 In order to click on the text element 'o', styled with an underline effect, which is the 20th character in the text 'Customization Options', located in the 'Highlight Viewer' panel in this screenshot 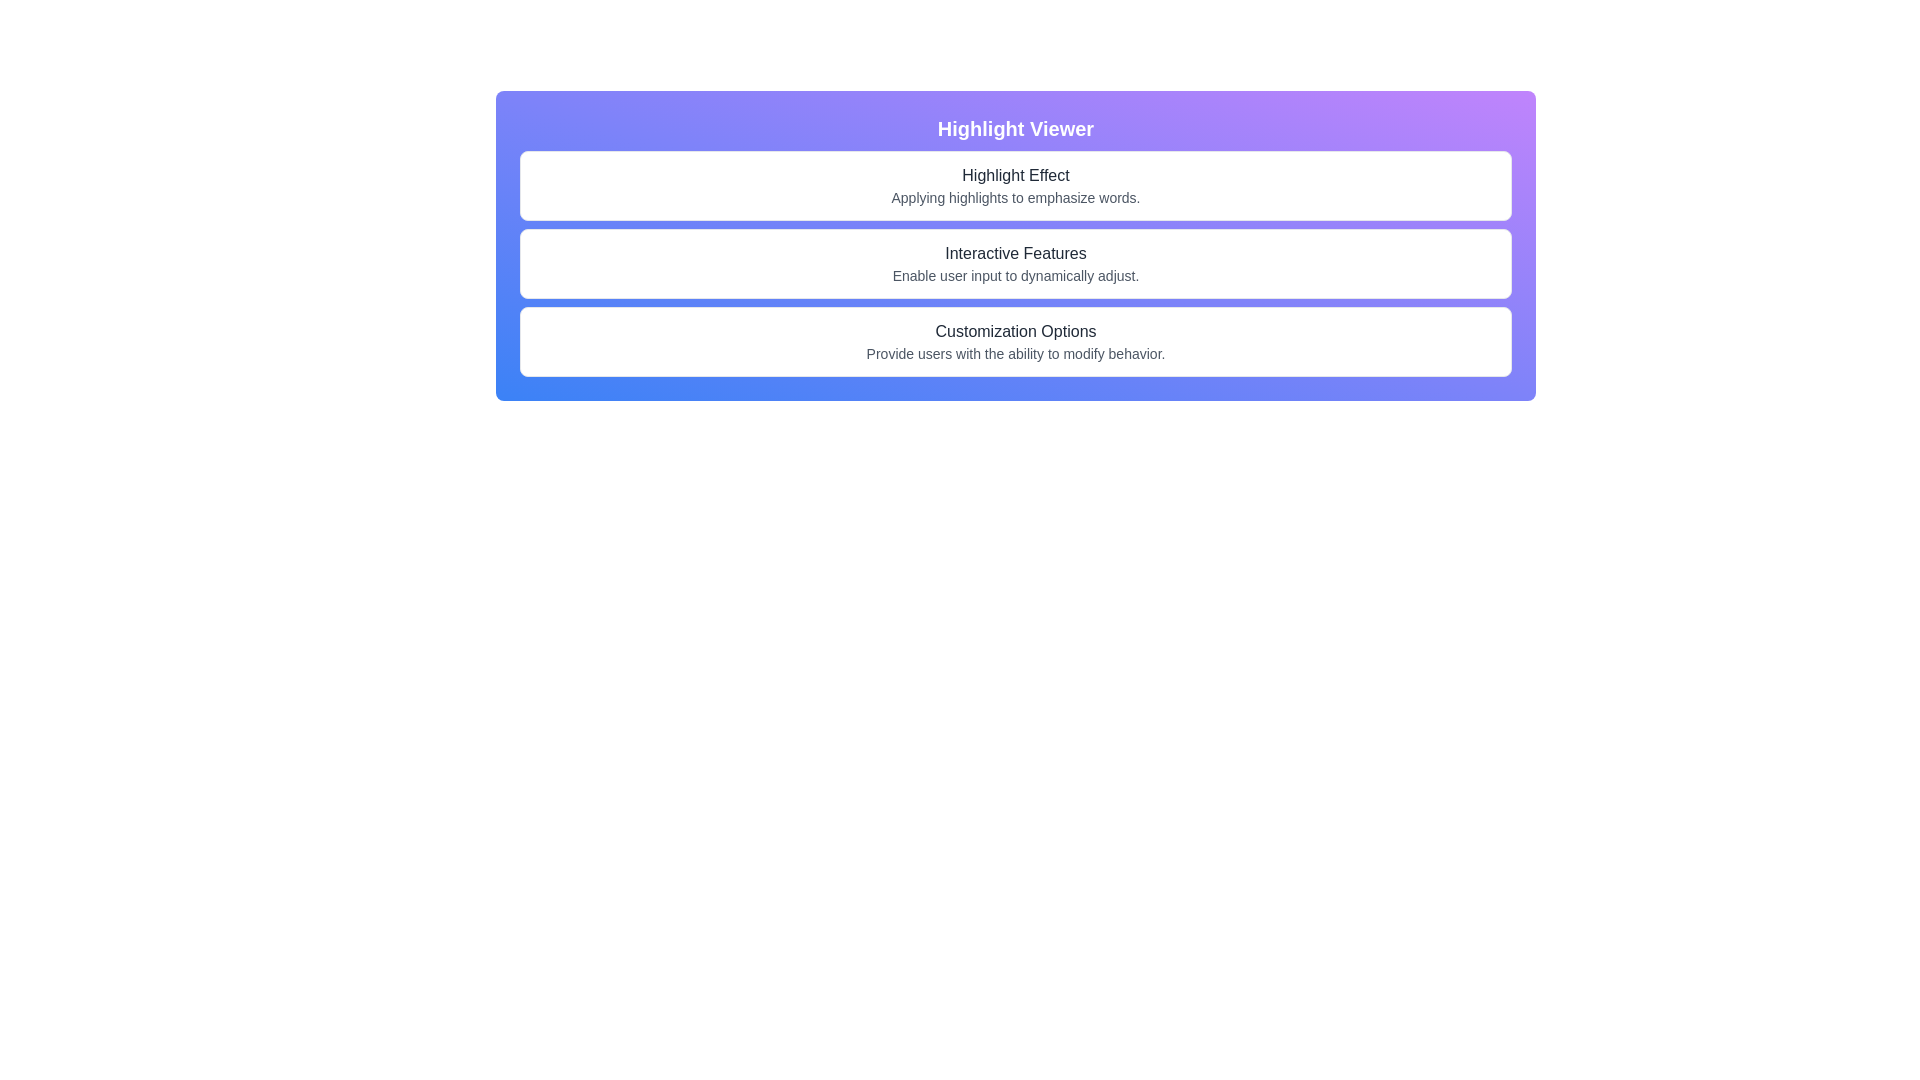, I will do `click(1074, 330)`.